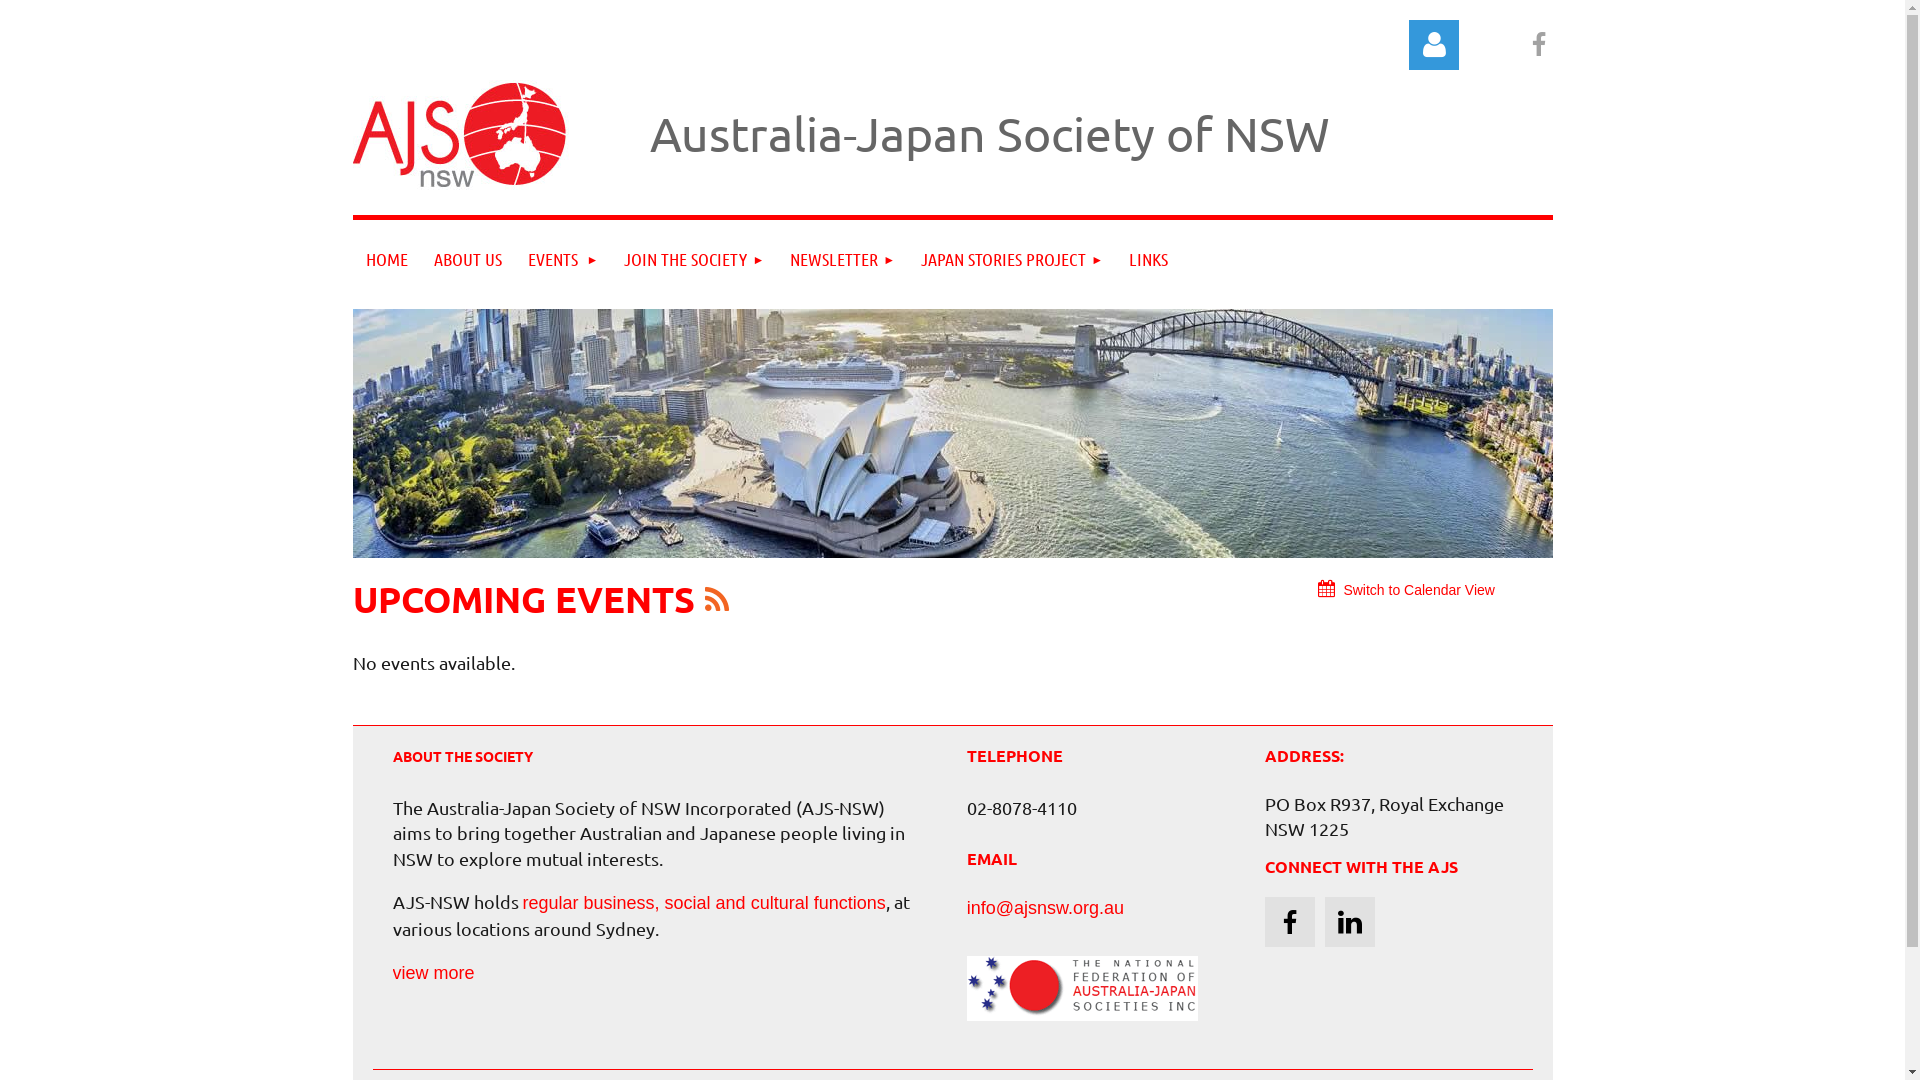 This screenshot has height=1080, width=1920. I want to click on 'Switch to Calendar View', so click(1316, 589).